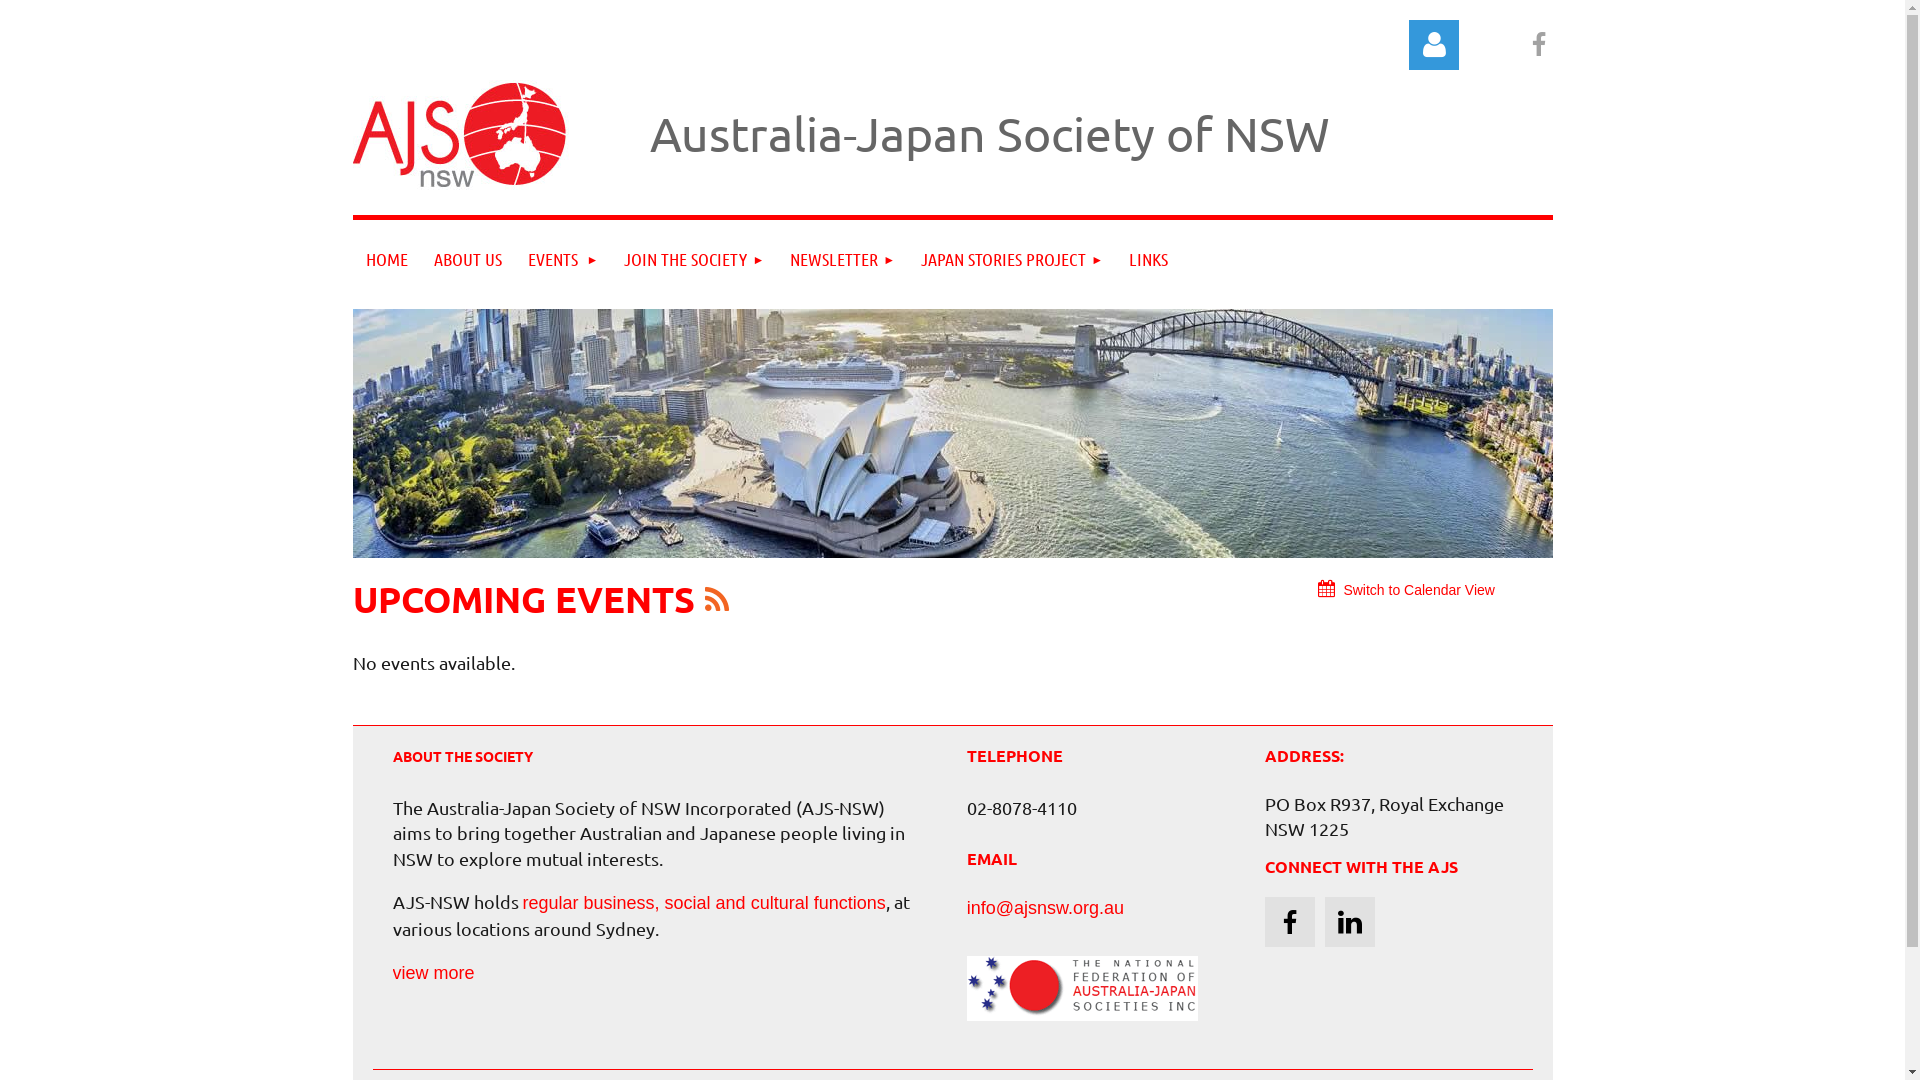 This screenshot has height=1080, width=1920. I want to click on 'Switch to Calendar View', so click(1316, 589).